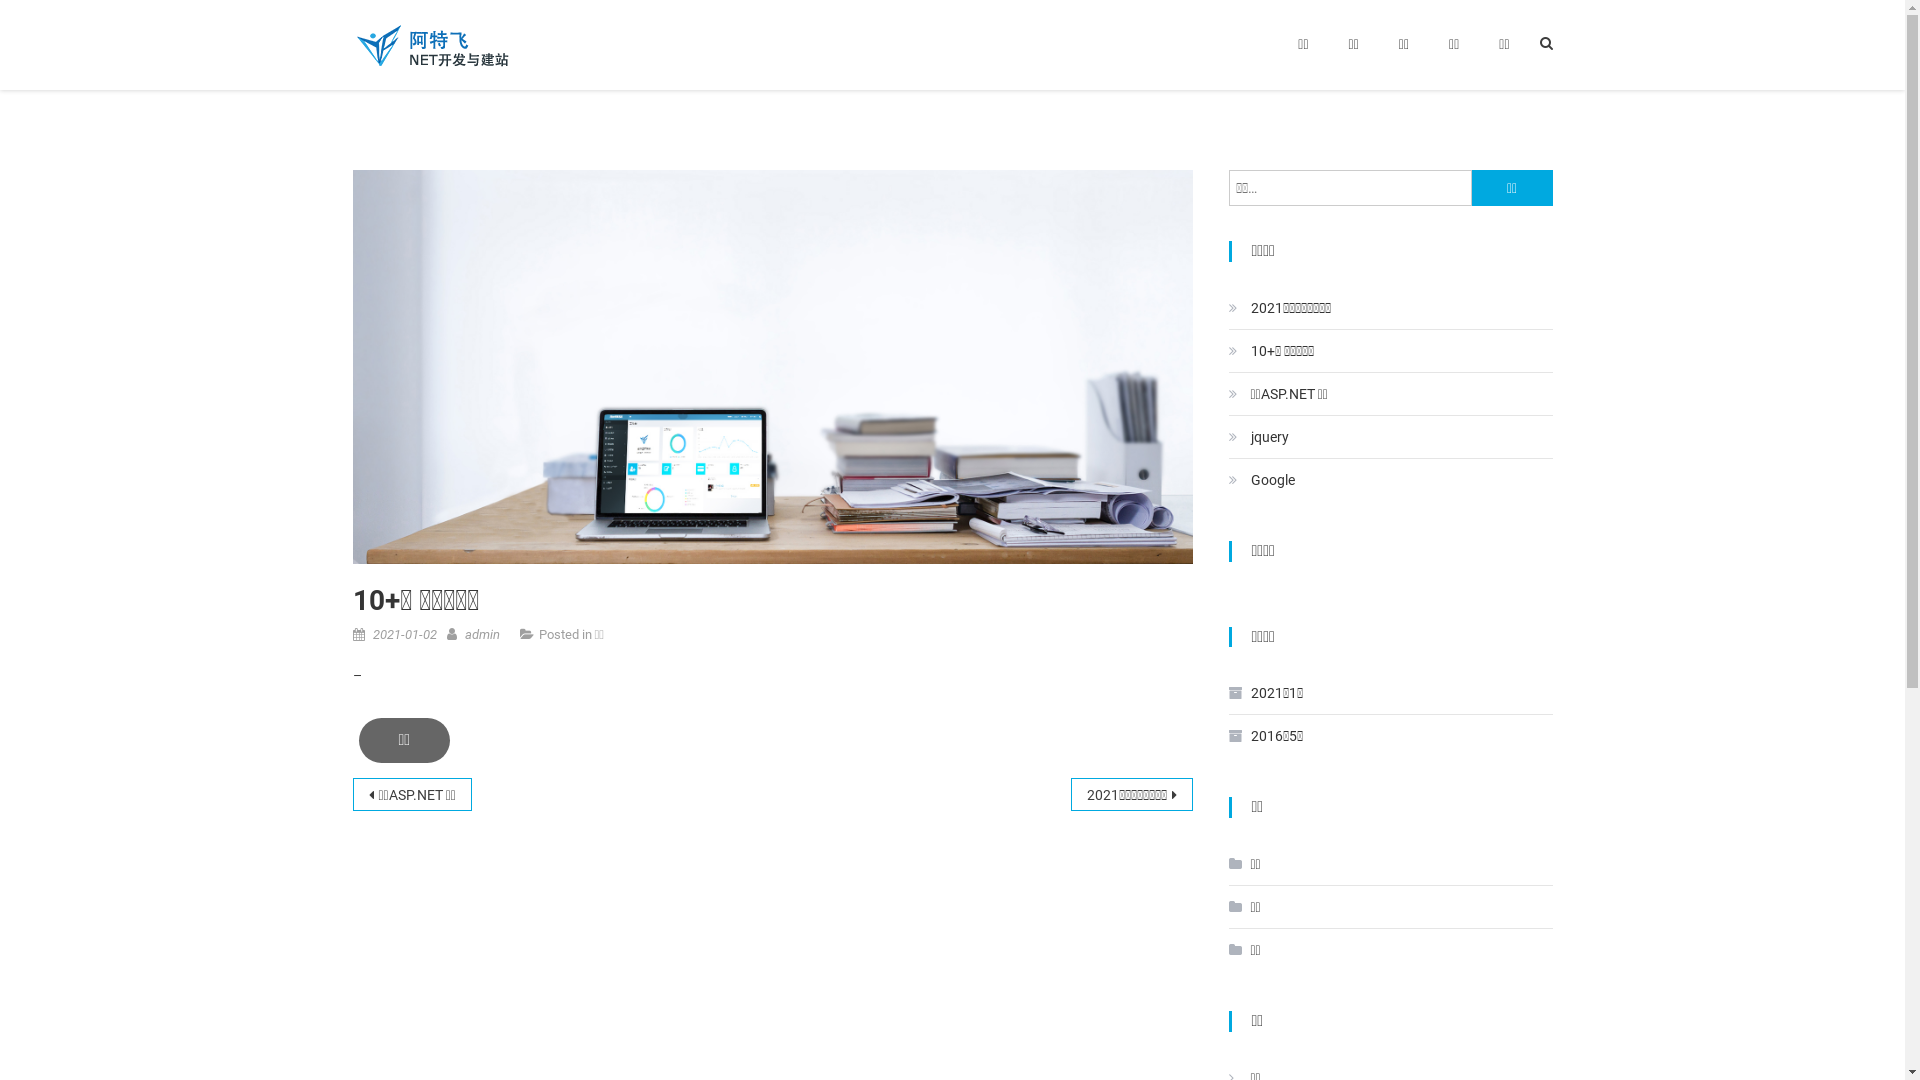 This screenshot has width=1920, height=1080. I want to click on 'jquery', so click(1256, 435).